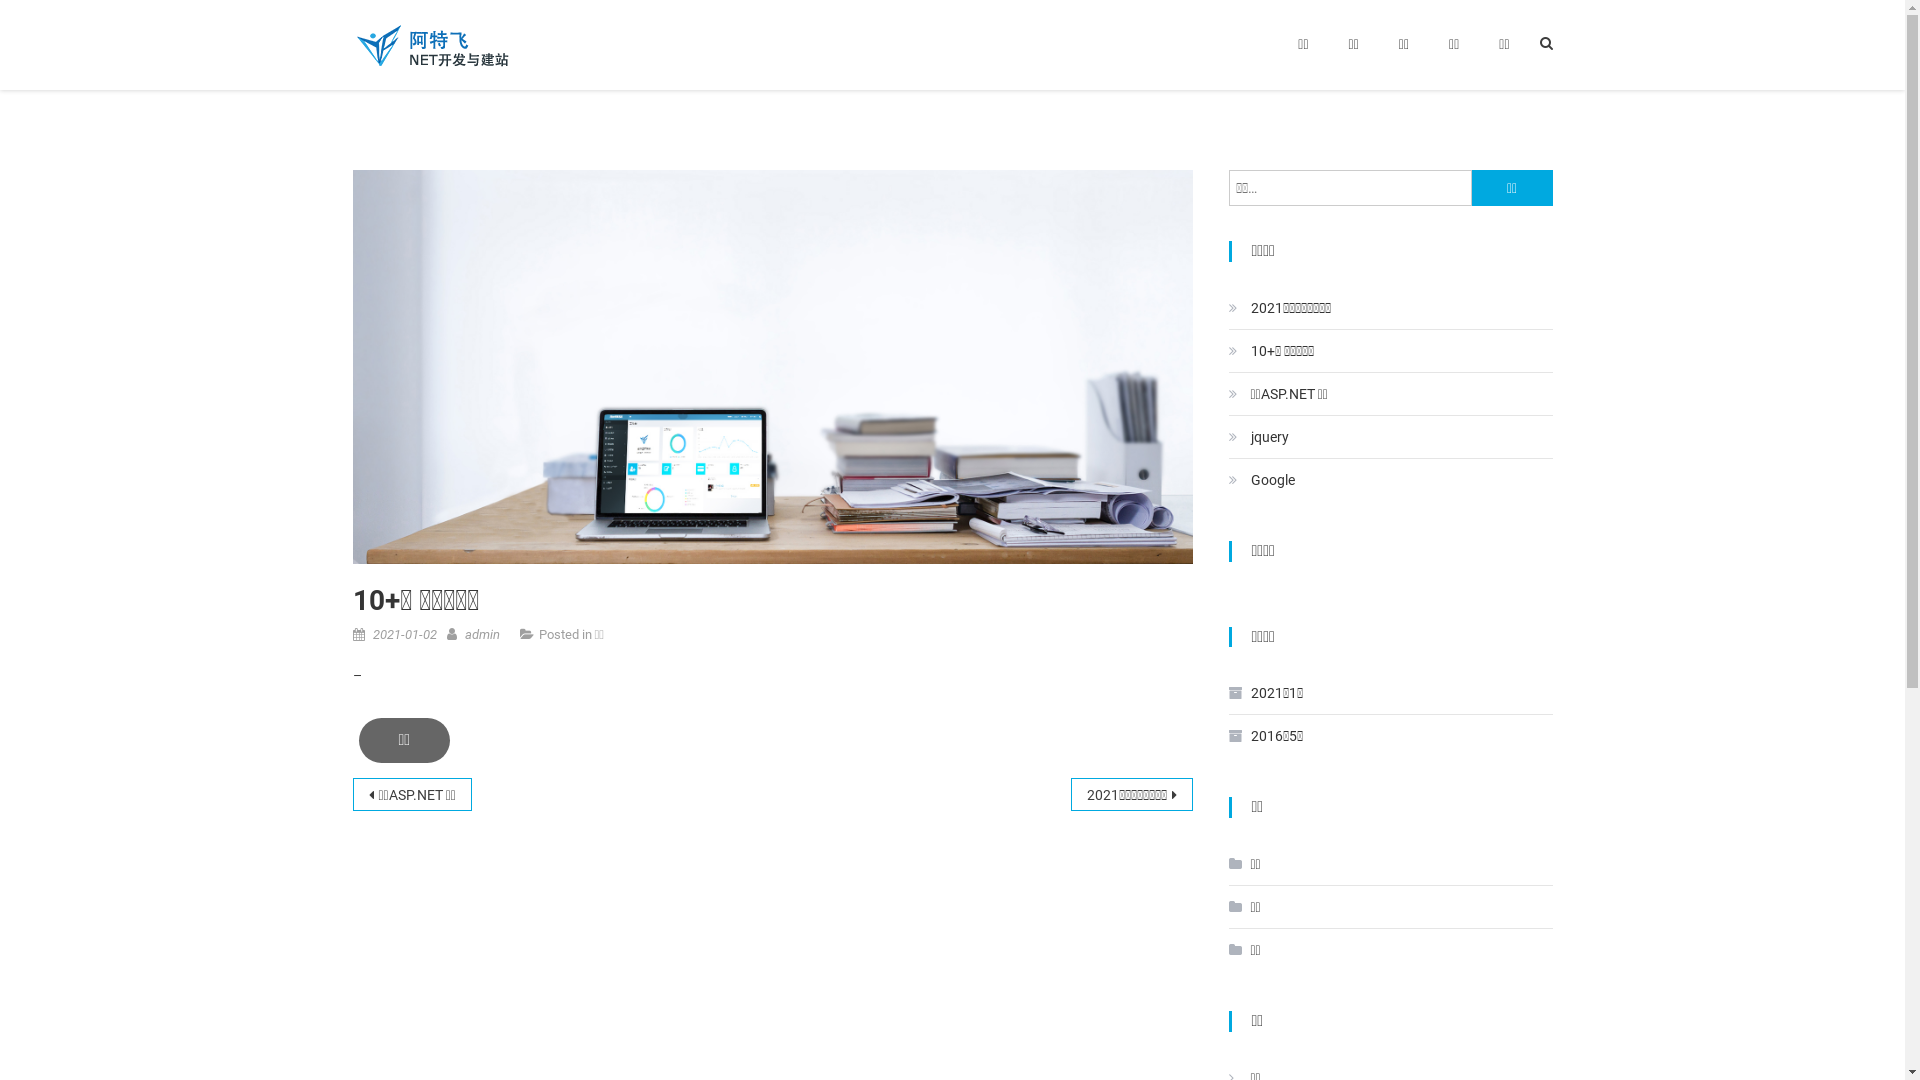 This screenshot has width=1920, height=1080. I want to click on 'jquery', so click(1256, 435).